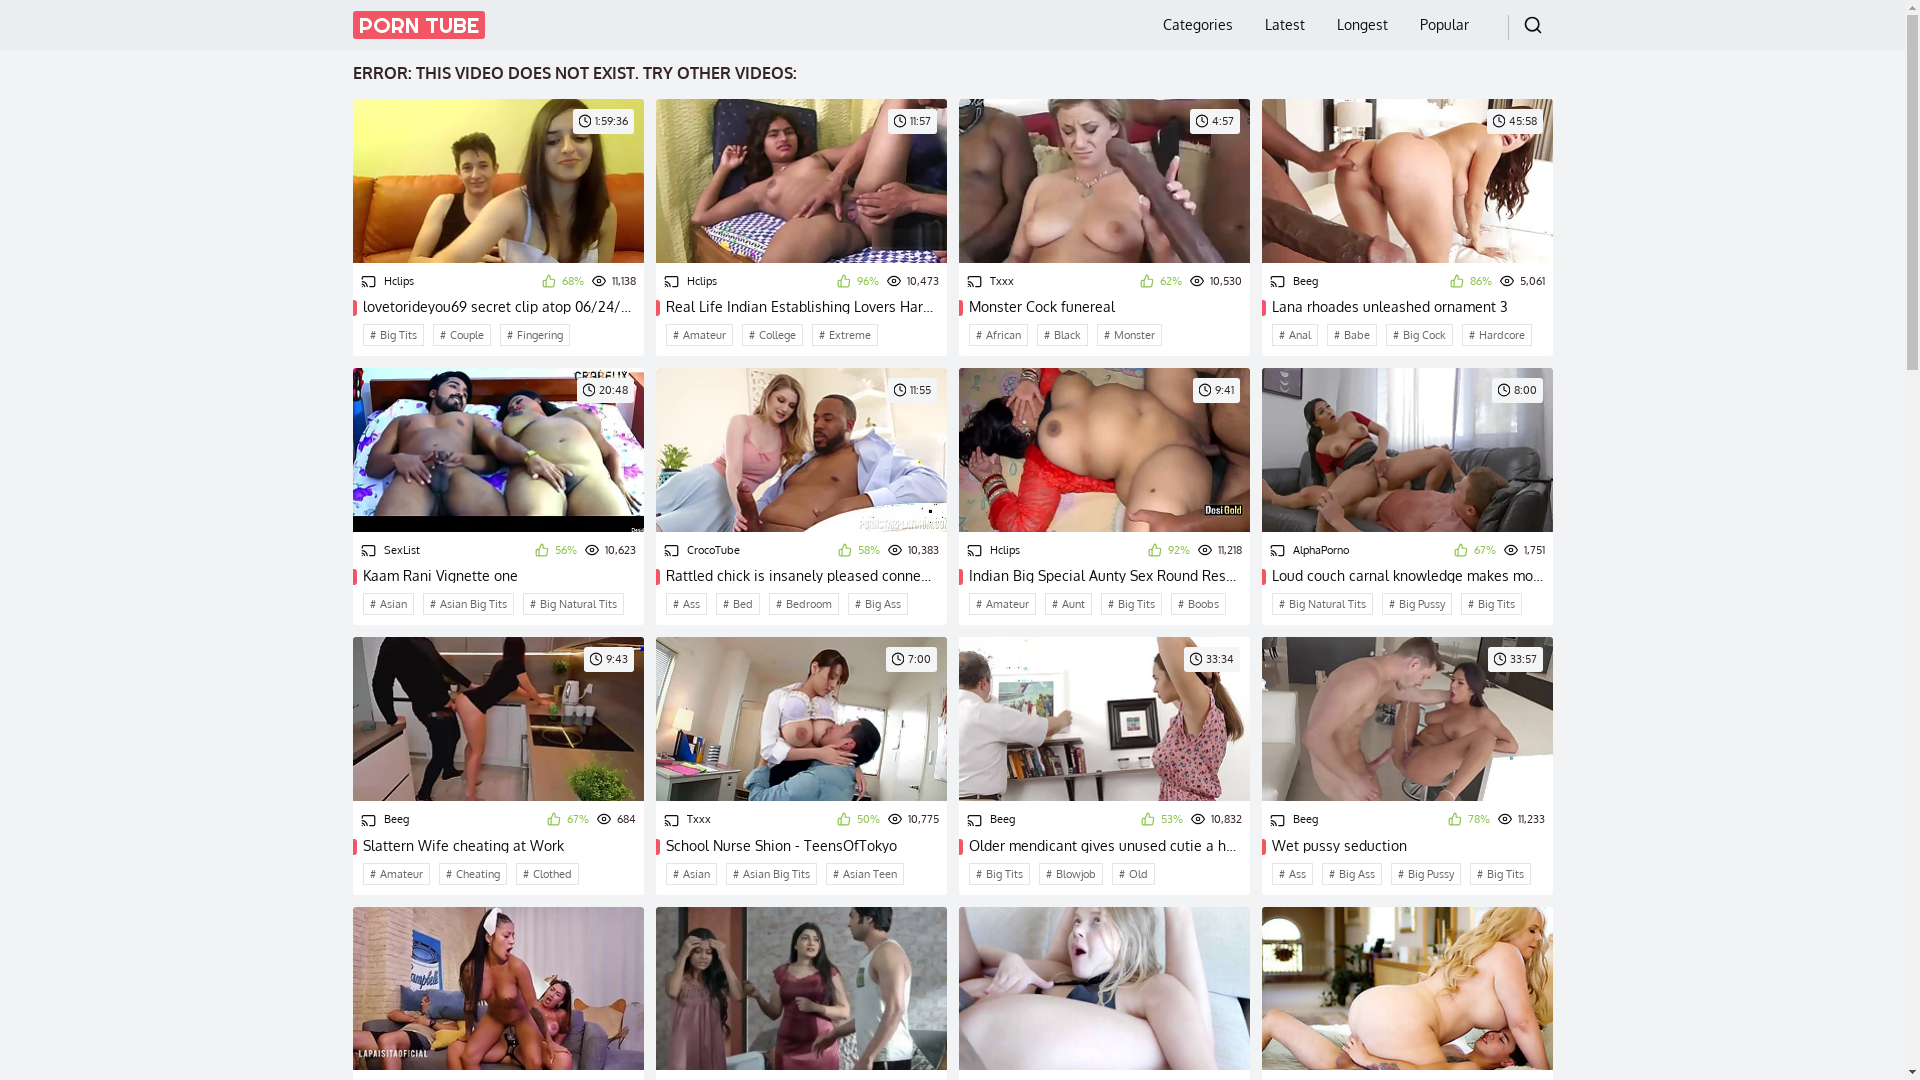 The width and height of the screenshot is (1920, 1080). What do you see at coordinates (686, 603) in the screenshot?
I see `'Ass'` at bounding box center [686, 603].